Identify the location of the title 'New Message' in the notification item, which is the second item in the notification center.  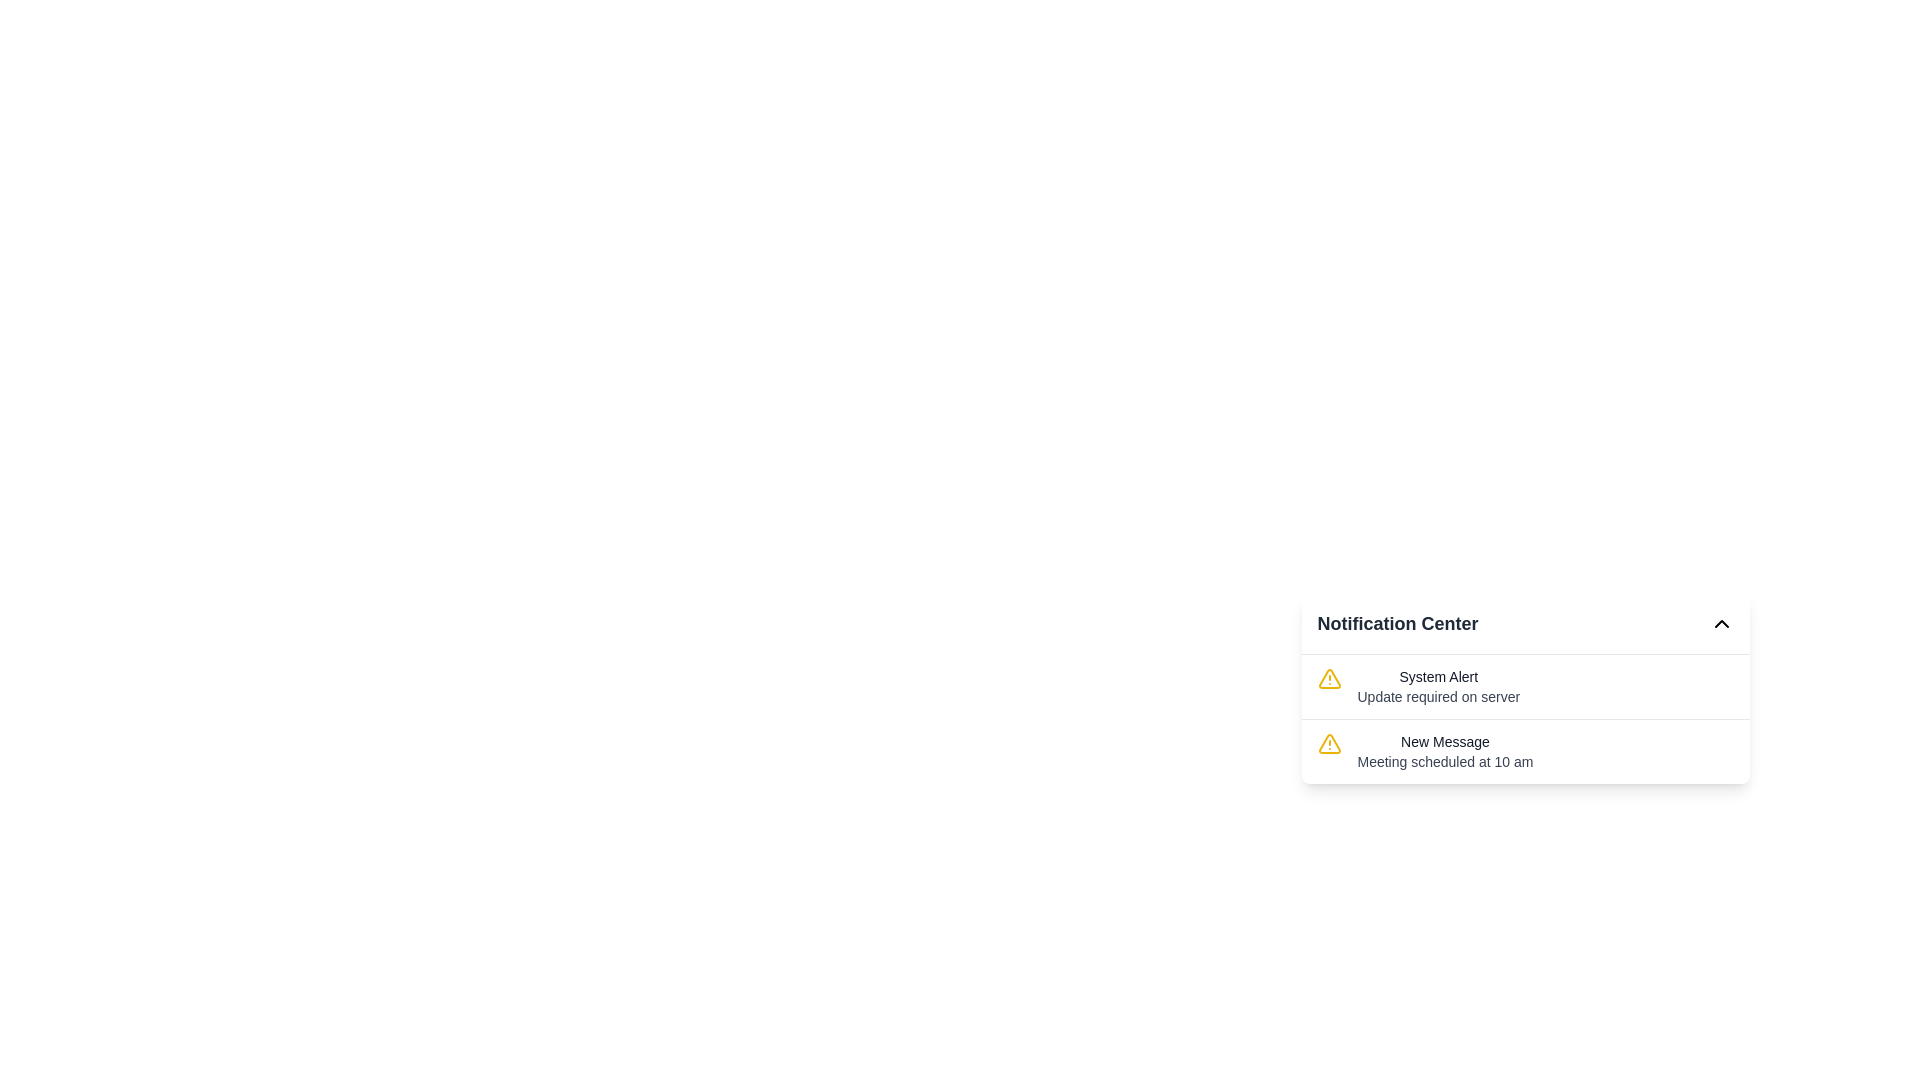
(1524, 751).